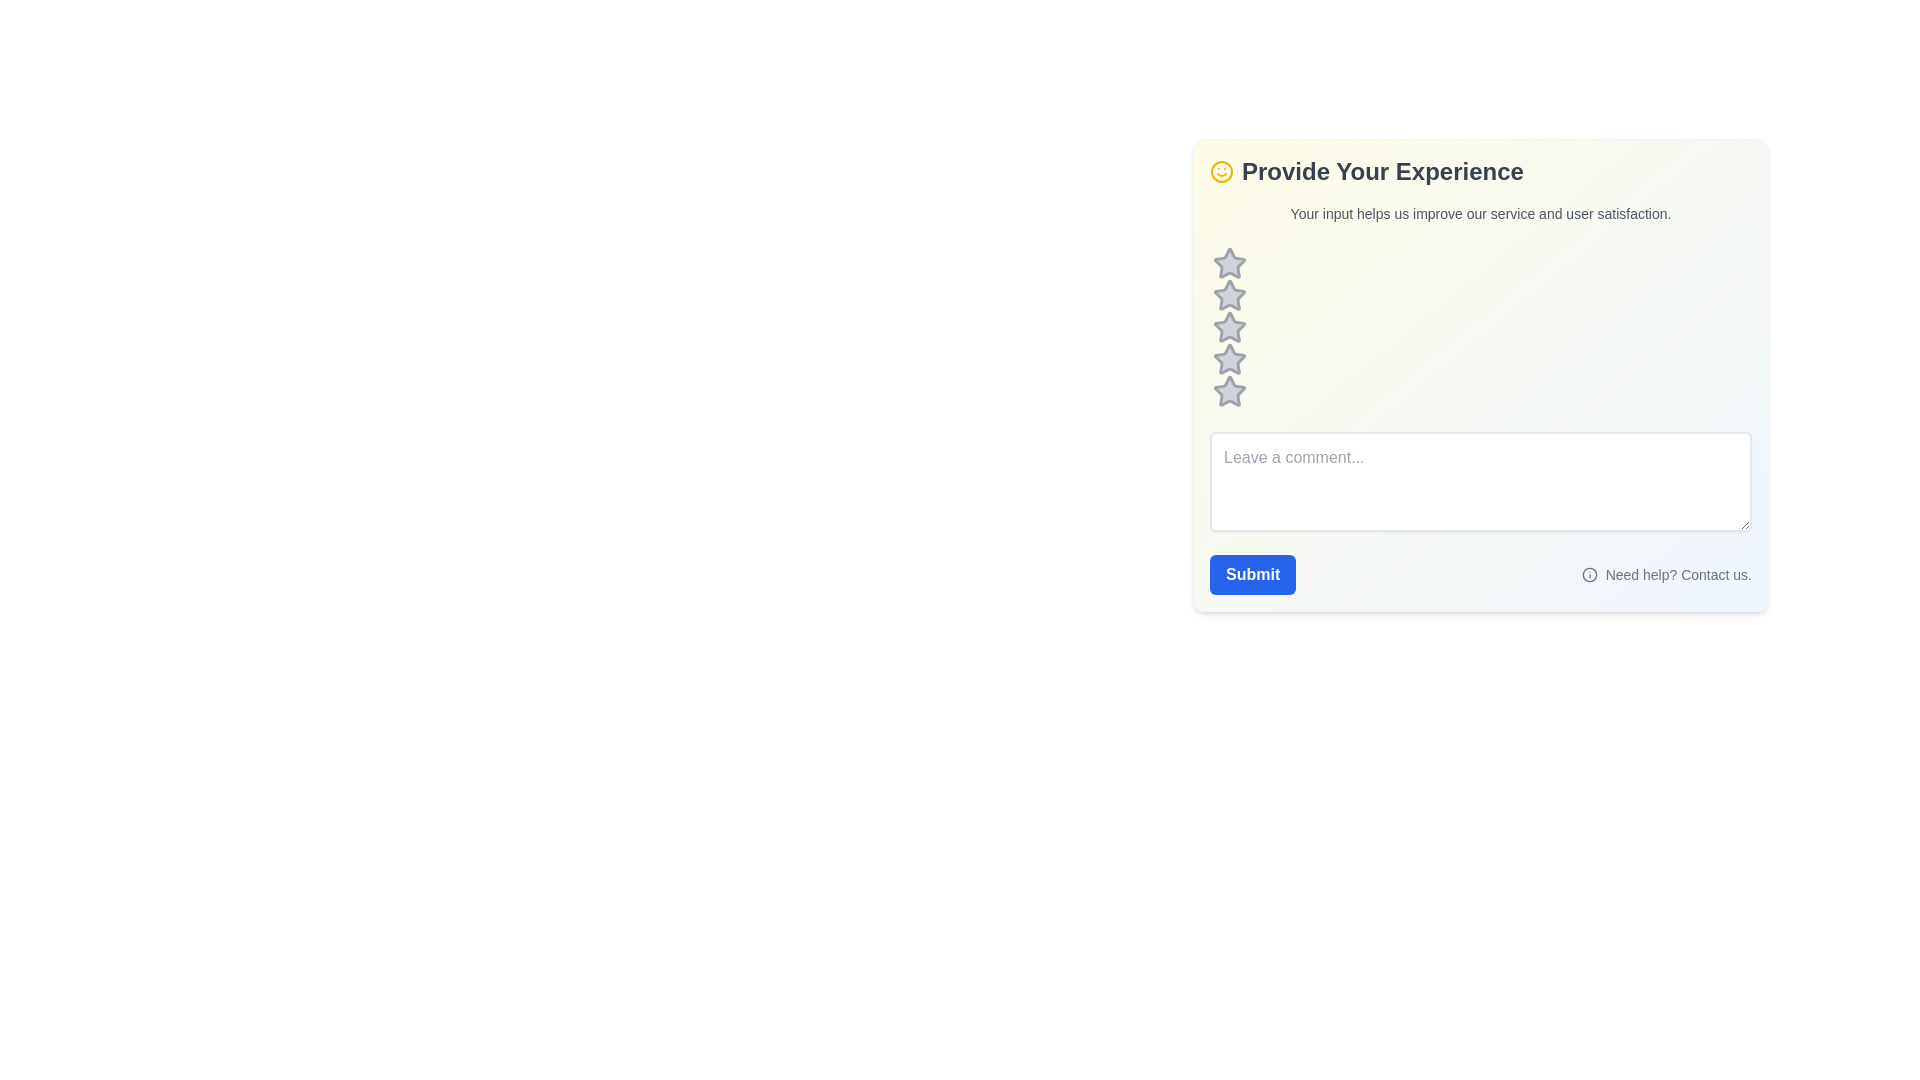 Image resolution: width=1920 pixels, height=1080 pixels. I want to click on the smiley icon located at the upper left corner of the feedback form, preceding the header 'Provide Your Experience.', so click(1221, 171).